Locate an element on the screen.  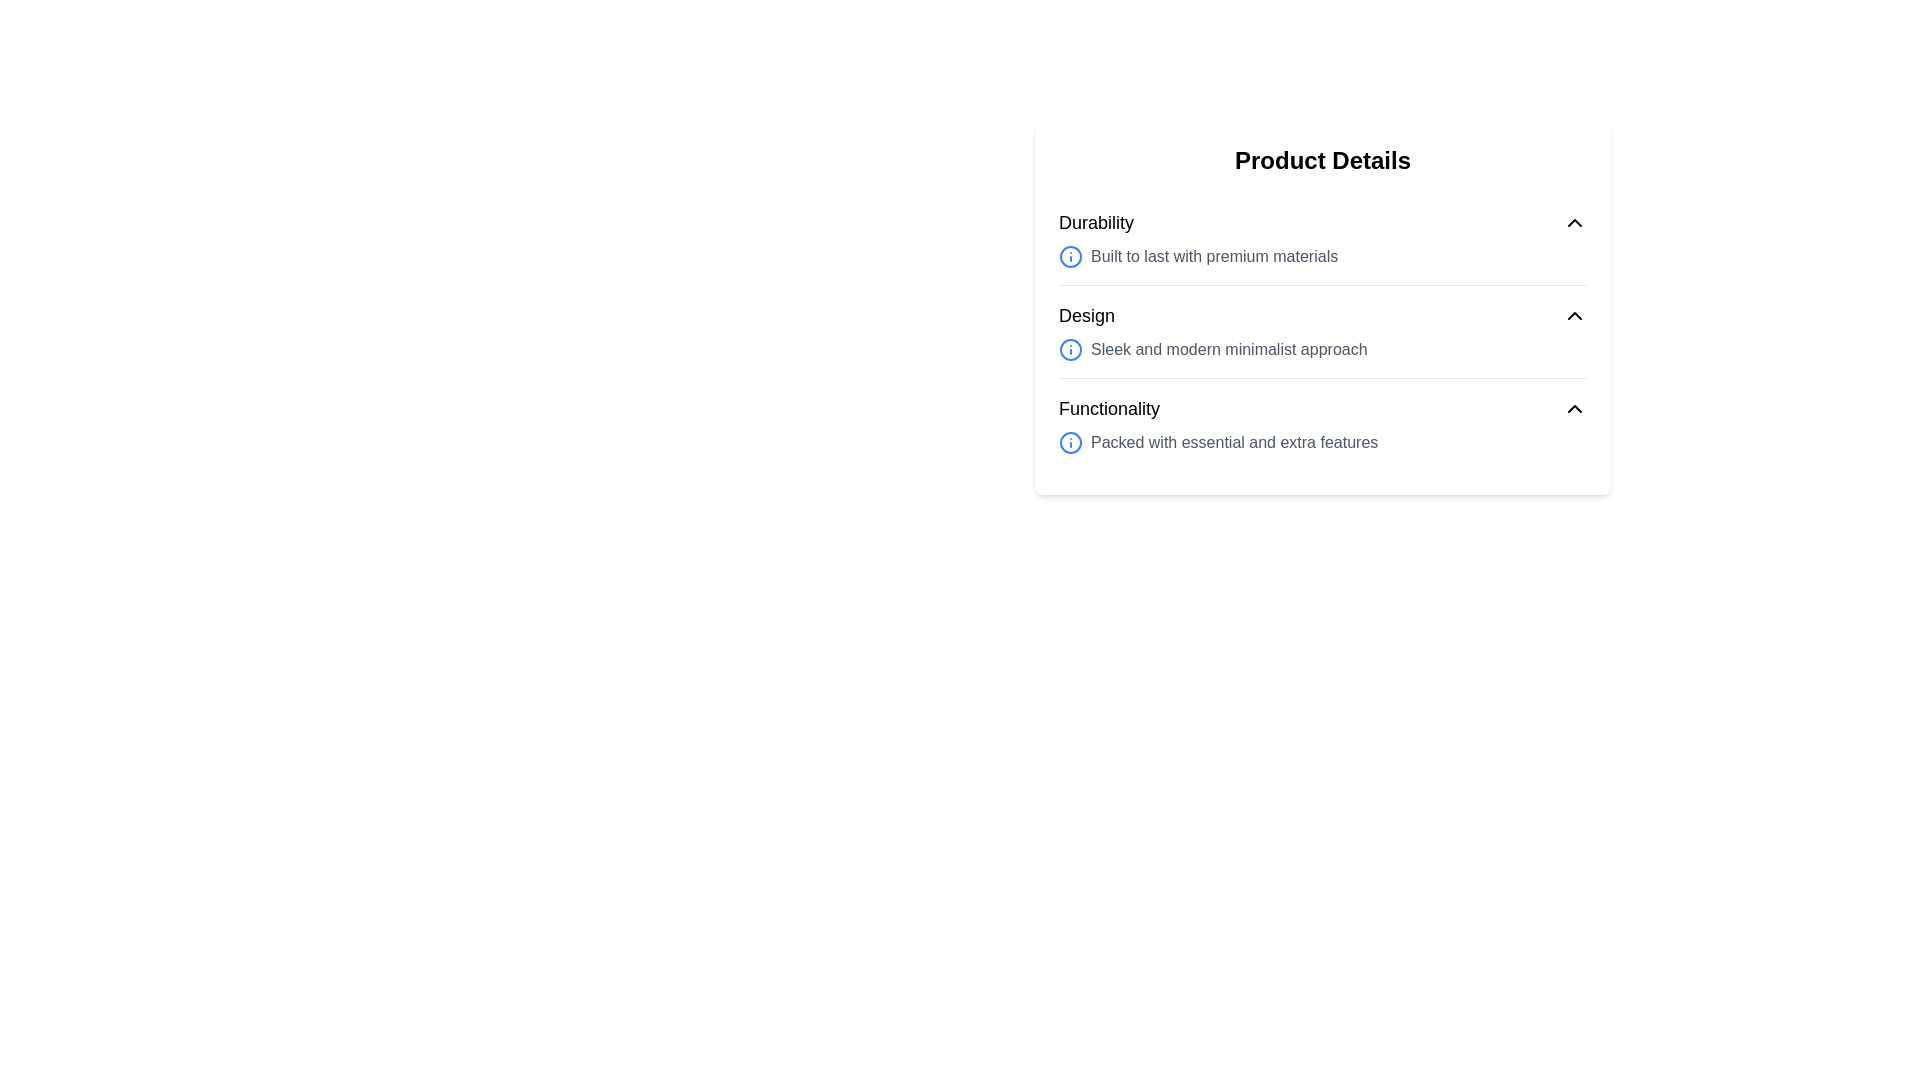
static text providing supplemental information about the durability of the product, located under the 'Durability' heading is located at coordinates (1323, 256).